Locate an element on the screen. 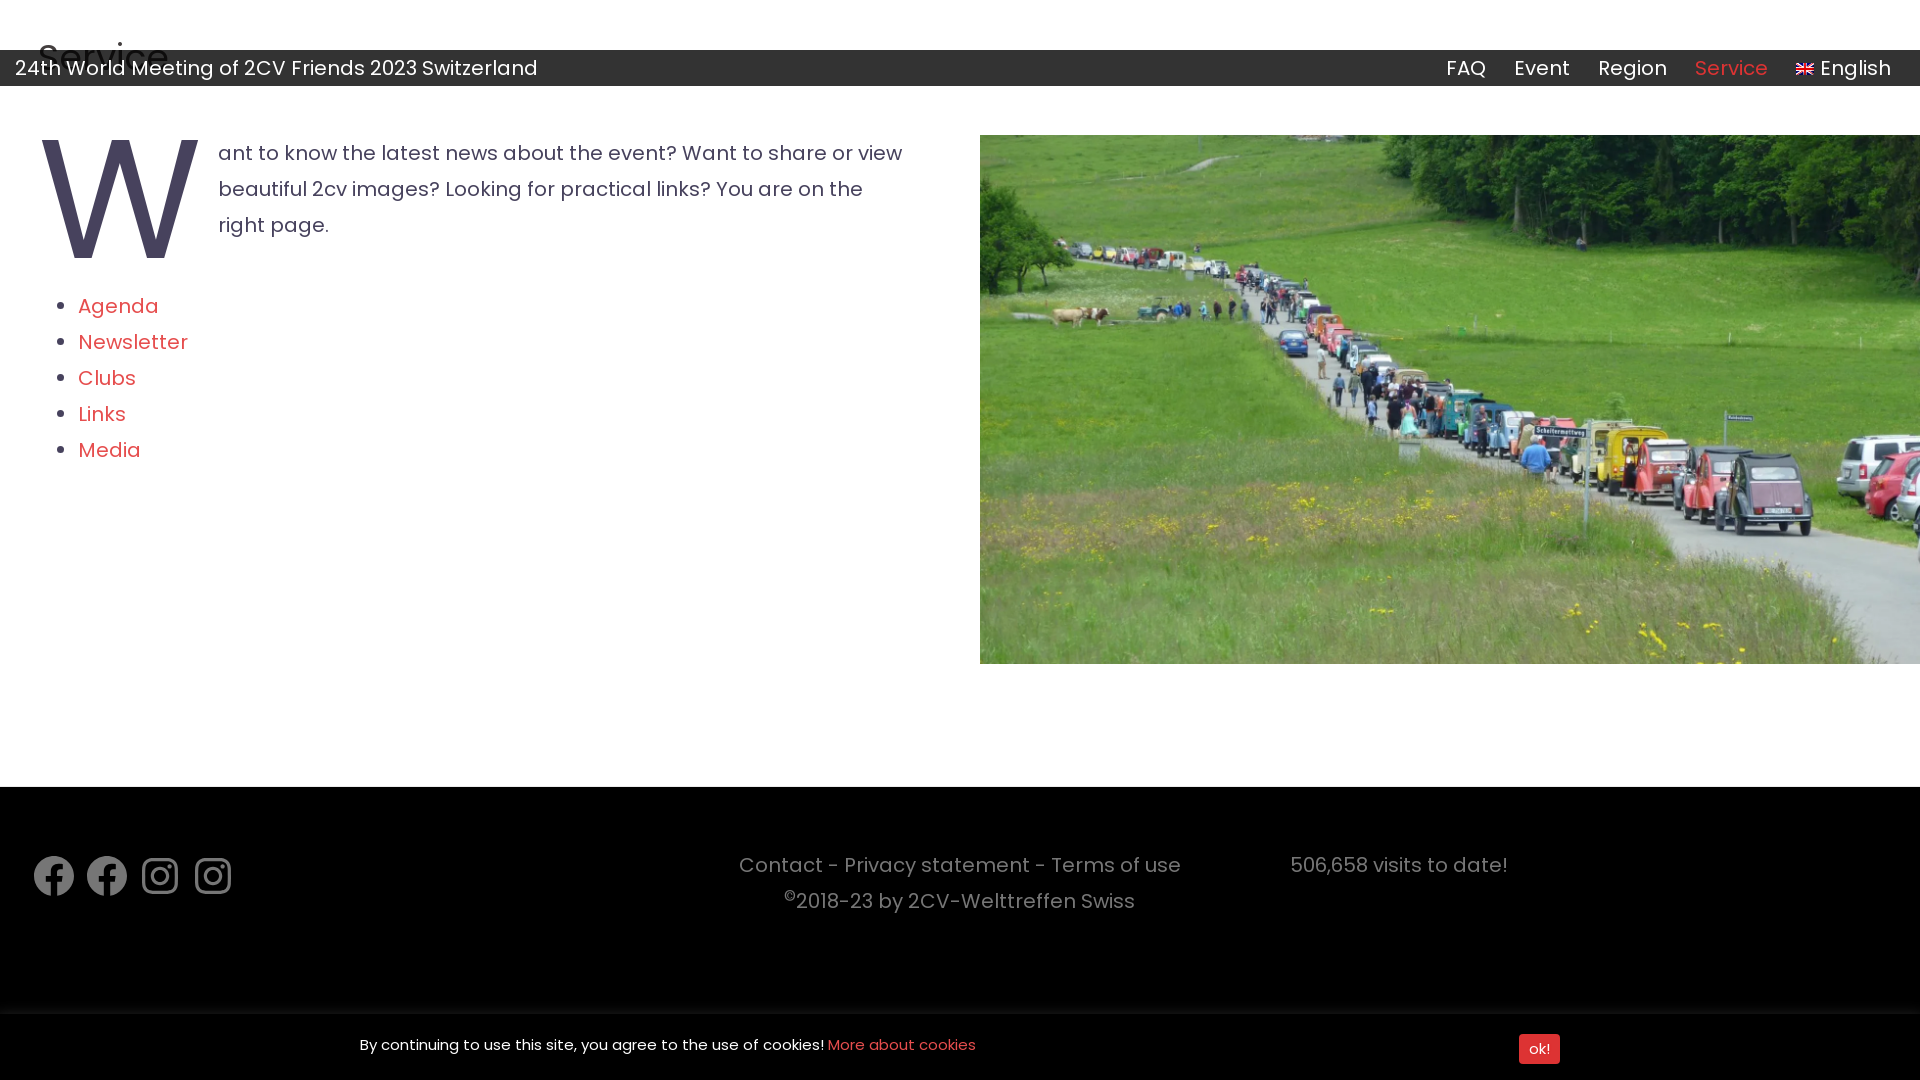  'Newsletter' is located at coordinates (77, 341).